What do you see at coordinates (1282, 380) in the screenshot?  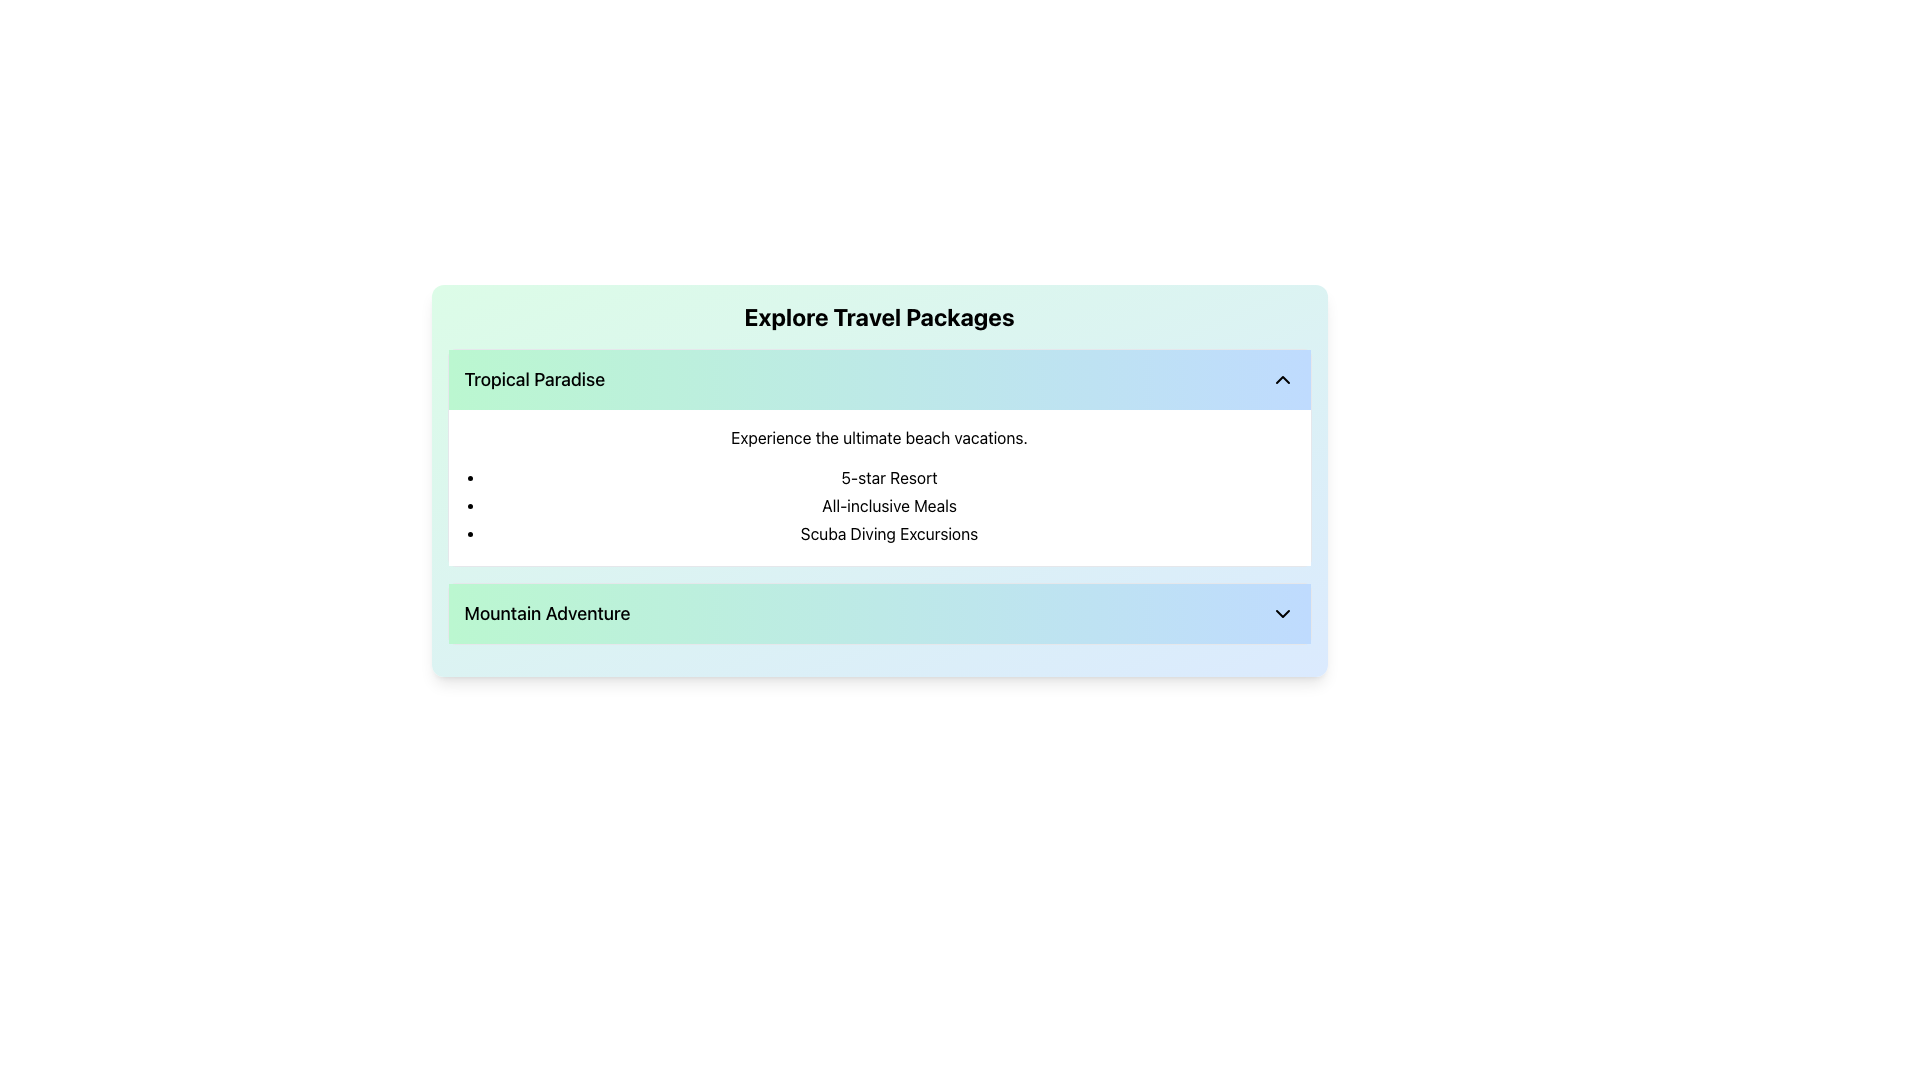 I see `the small upward-pointing arrow icon located at the far right of the 'Tropical Paradise' header text` at bounding box center [1282, 380].